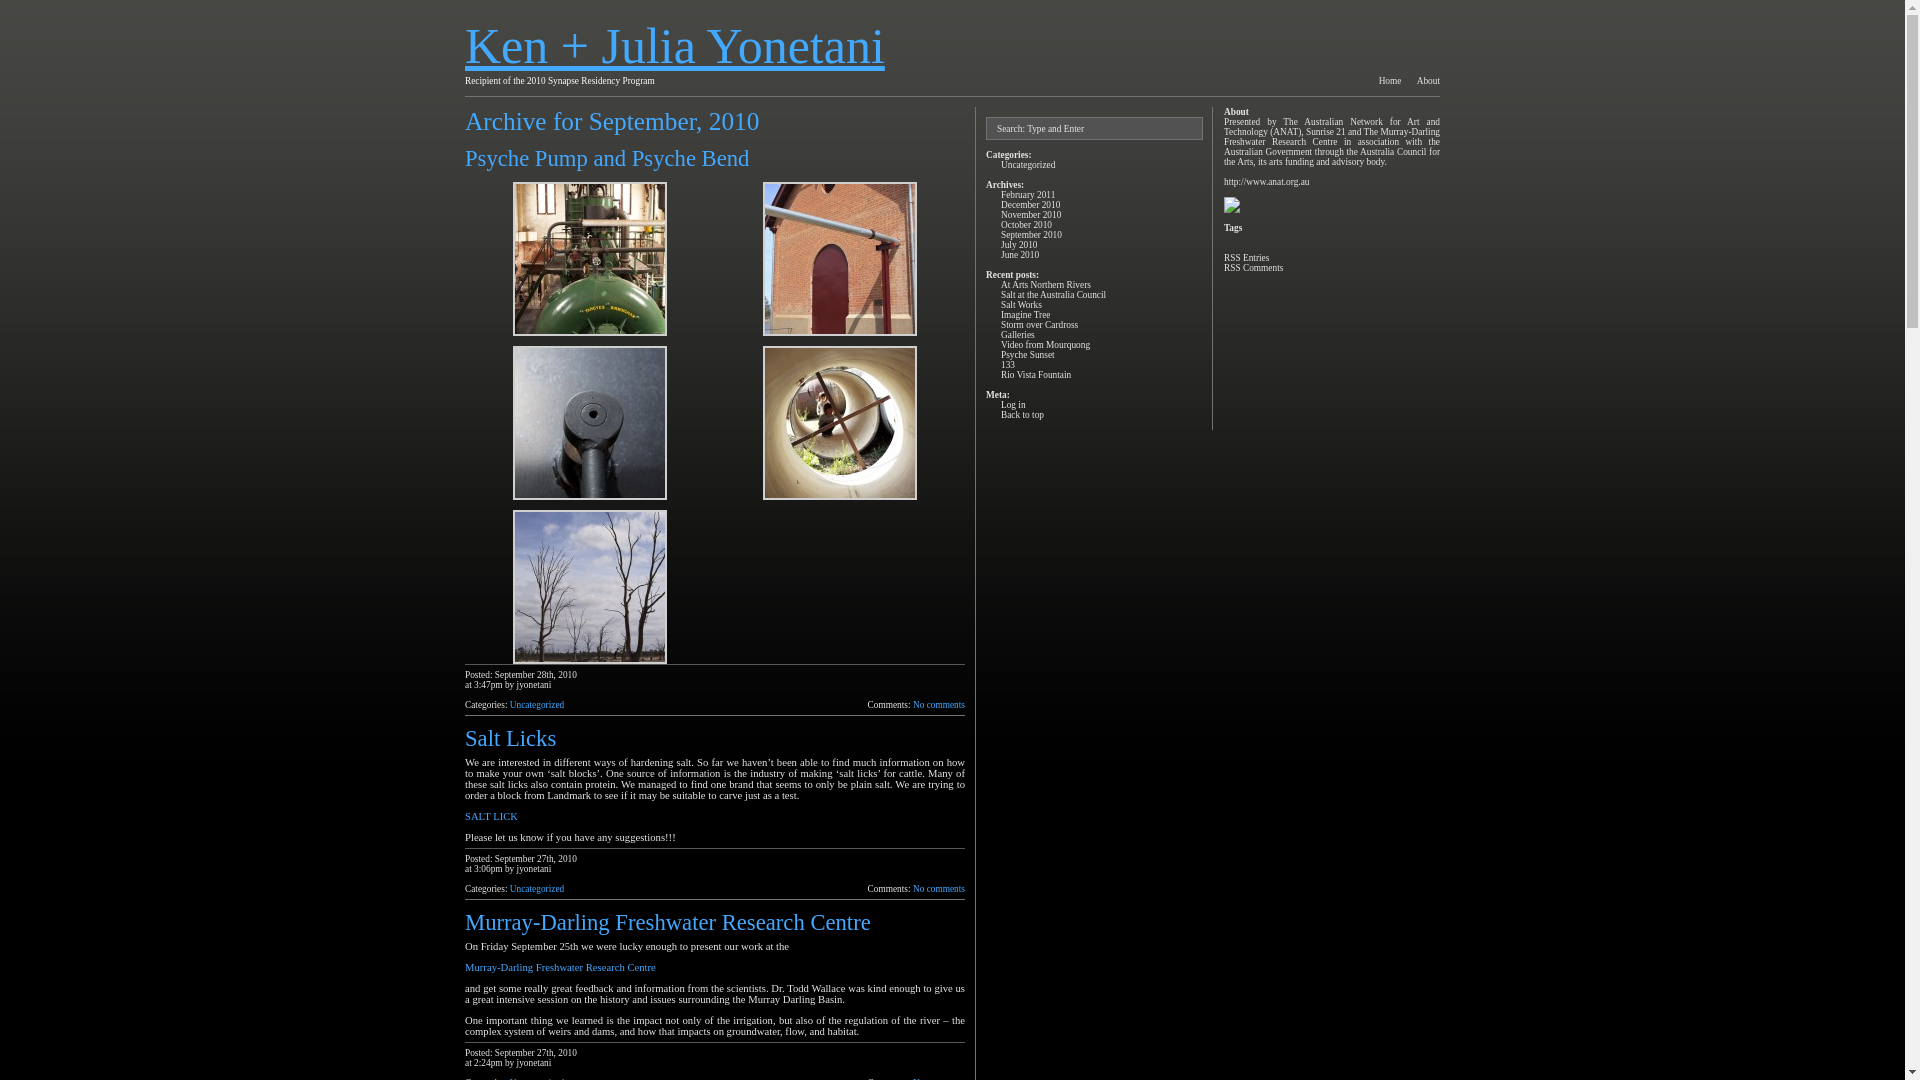  Describe the element at coordinates (1025, 315) in the screenshot. I see `'Imagine Tree'` at that location.